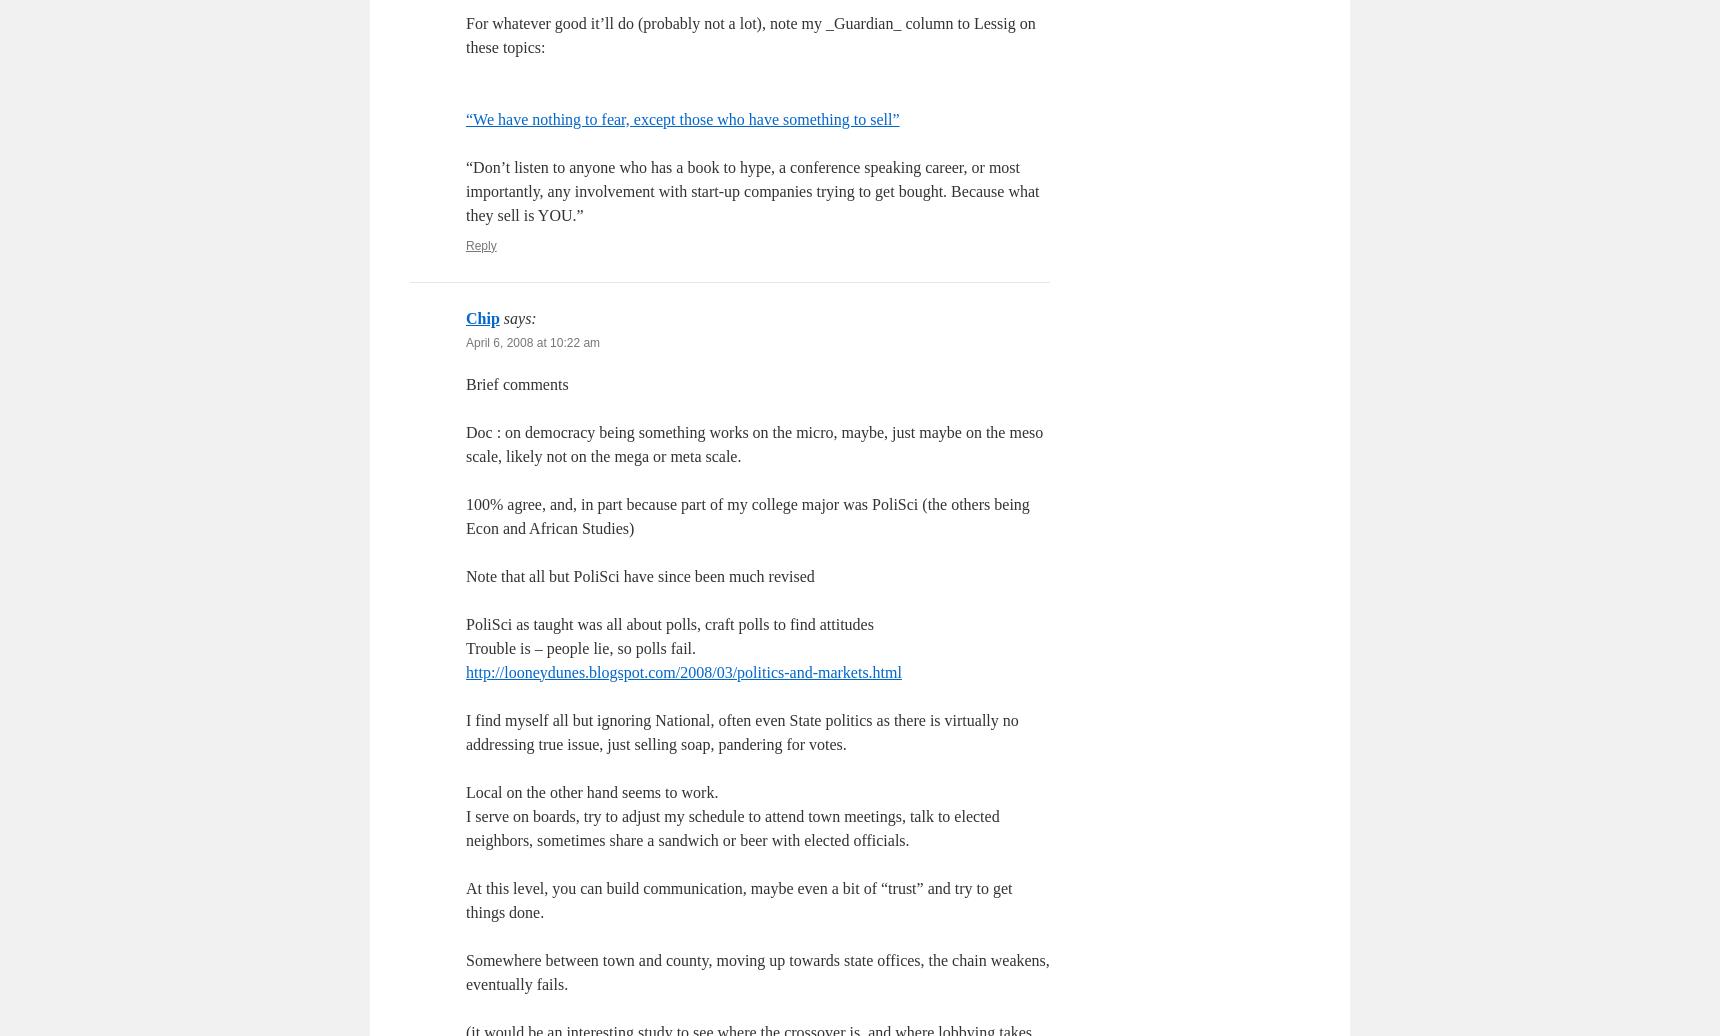 The image size is (1720, 1036). What do you see at coordinates (591, 791) in the screenshot?
I see `'Local on the other hand seems to work.'` at bounding box center [591, 791].